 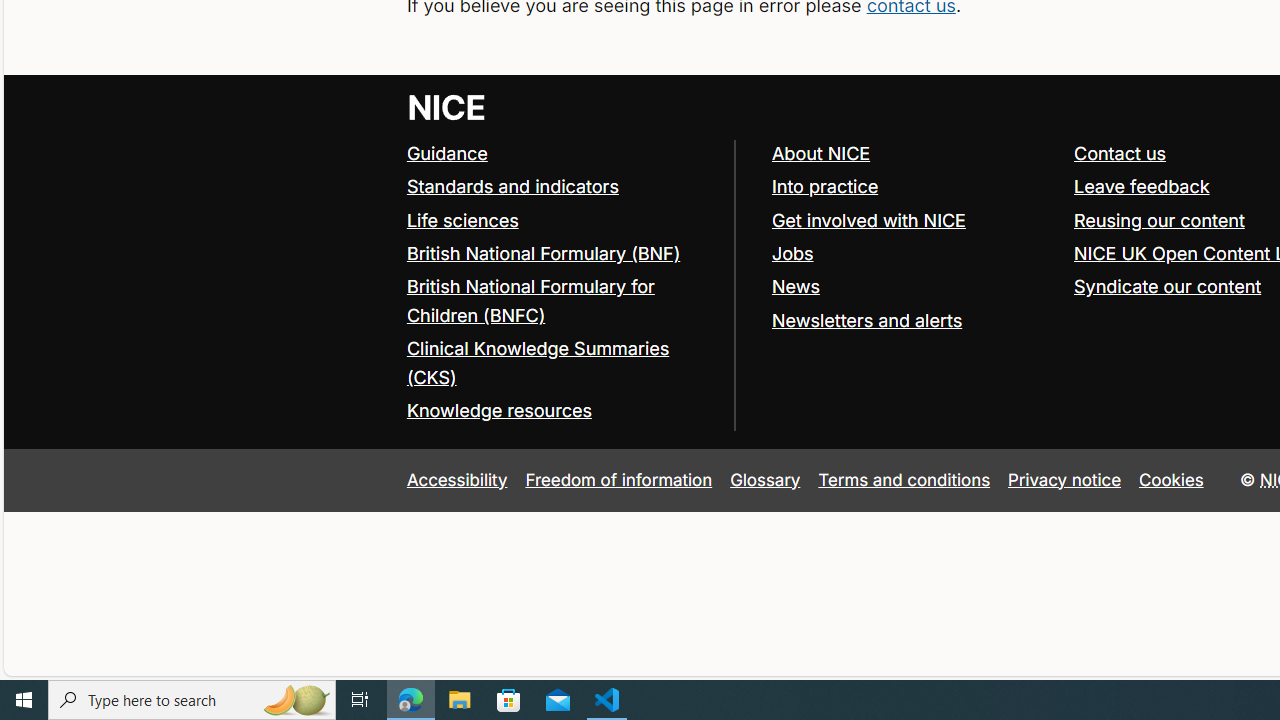 What do you see at coordinates (498, 410) in the screenshot?
I see `'Knowledge resources'` at bounding box center [498, 410].